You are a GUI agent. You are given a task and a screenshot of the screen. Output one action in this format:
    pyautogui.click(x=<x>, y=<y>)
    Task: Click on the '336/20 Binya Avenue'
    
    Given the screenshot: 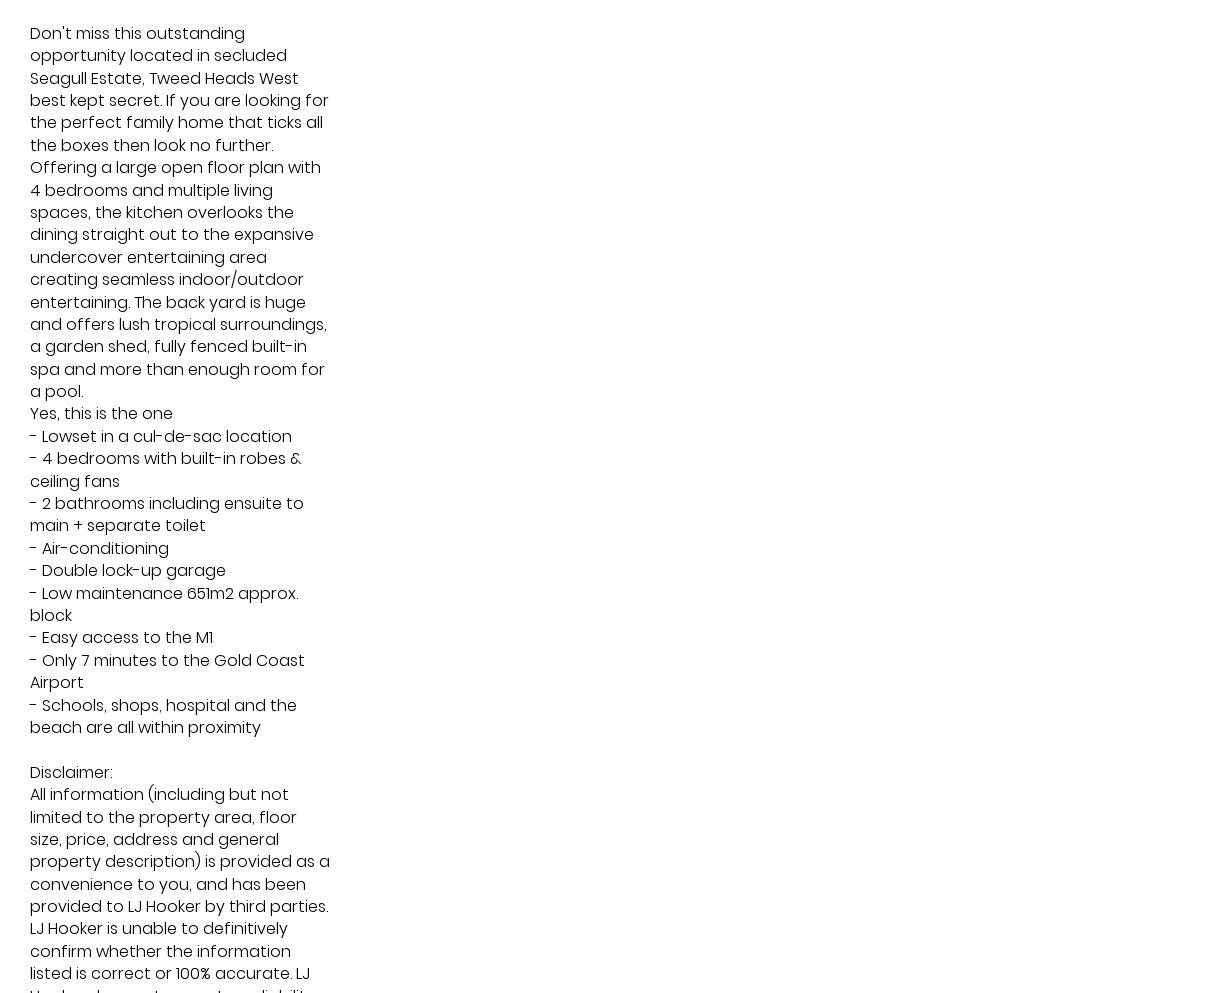 What is the action you would take?
    pyautogui.click(x=477, y=452)
    